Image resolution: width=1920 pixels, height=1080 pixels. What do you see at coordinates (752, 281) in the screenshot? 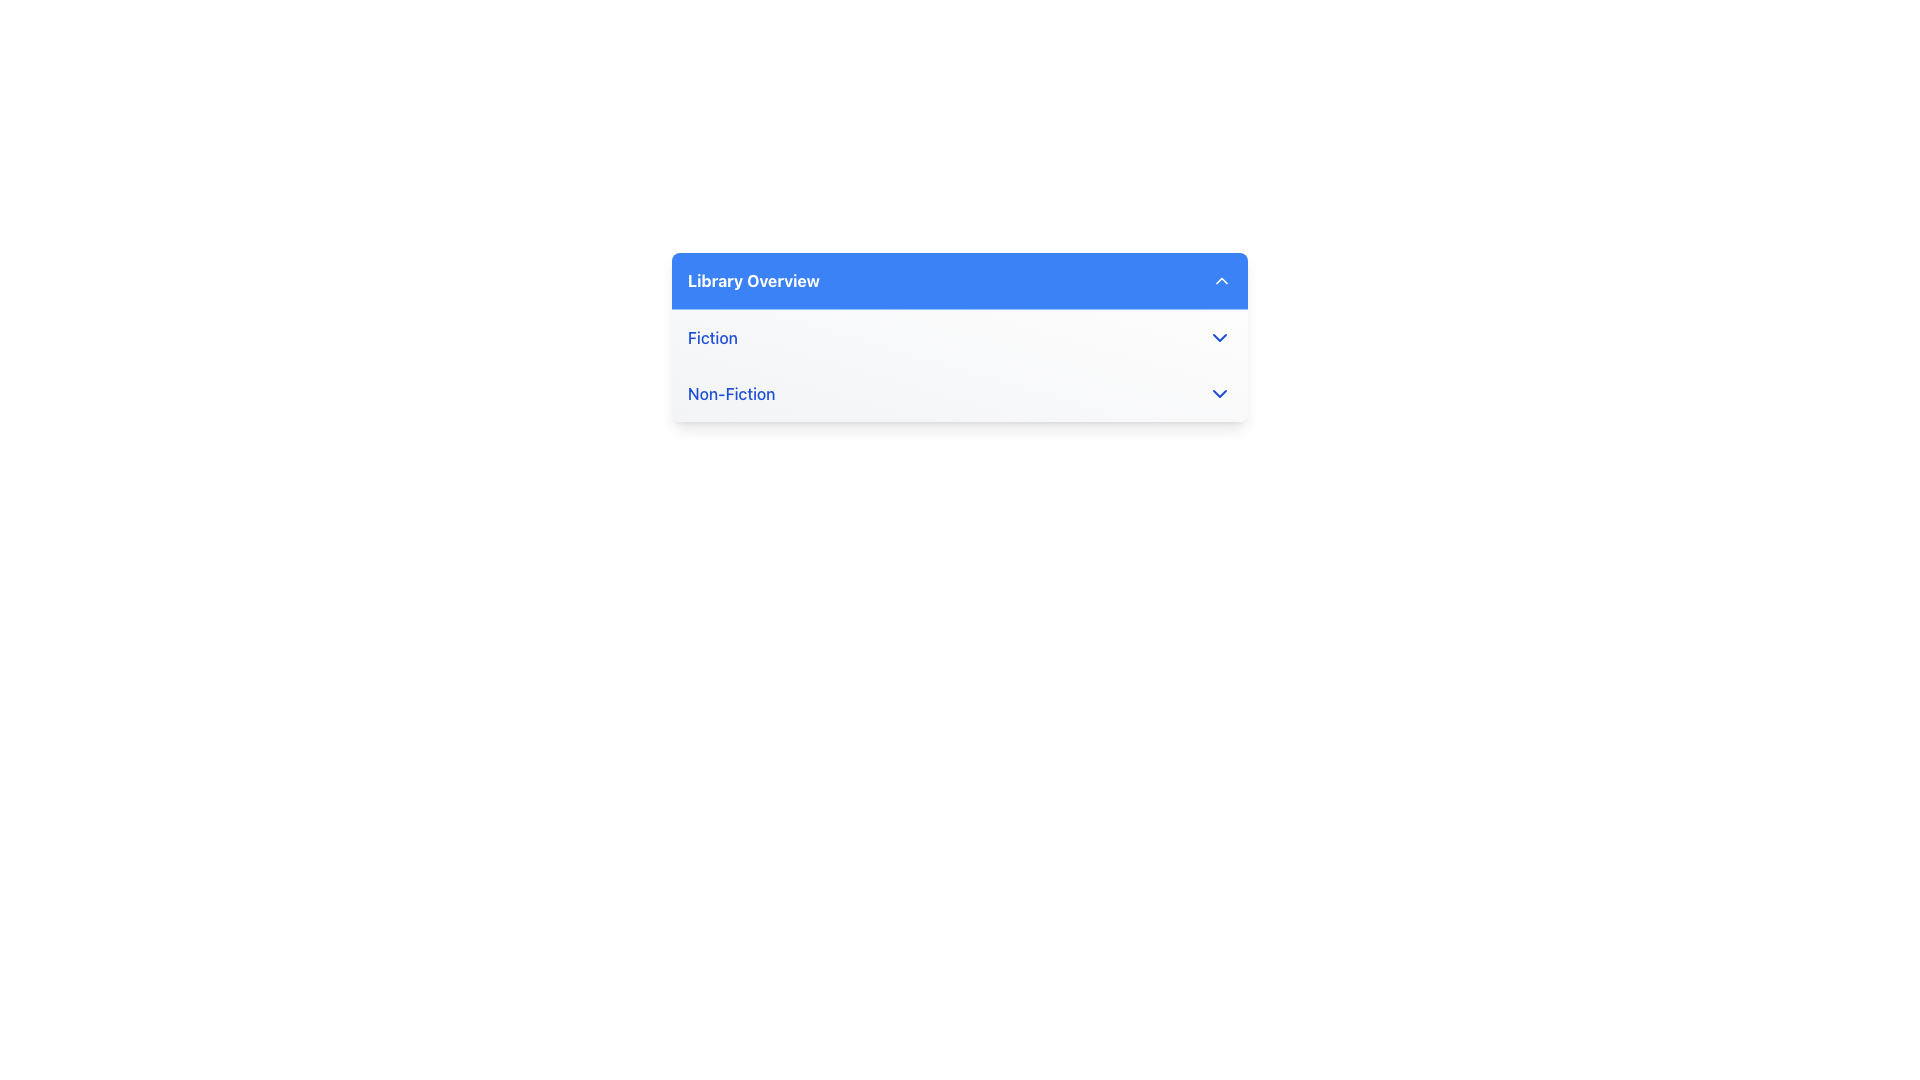
I see `the bold text label 'Library Overview' which is styled with white text on a blue background, located in the left section of the dropdown menu's header bar` at bounding box center [752, 281].